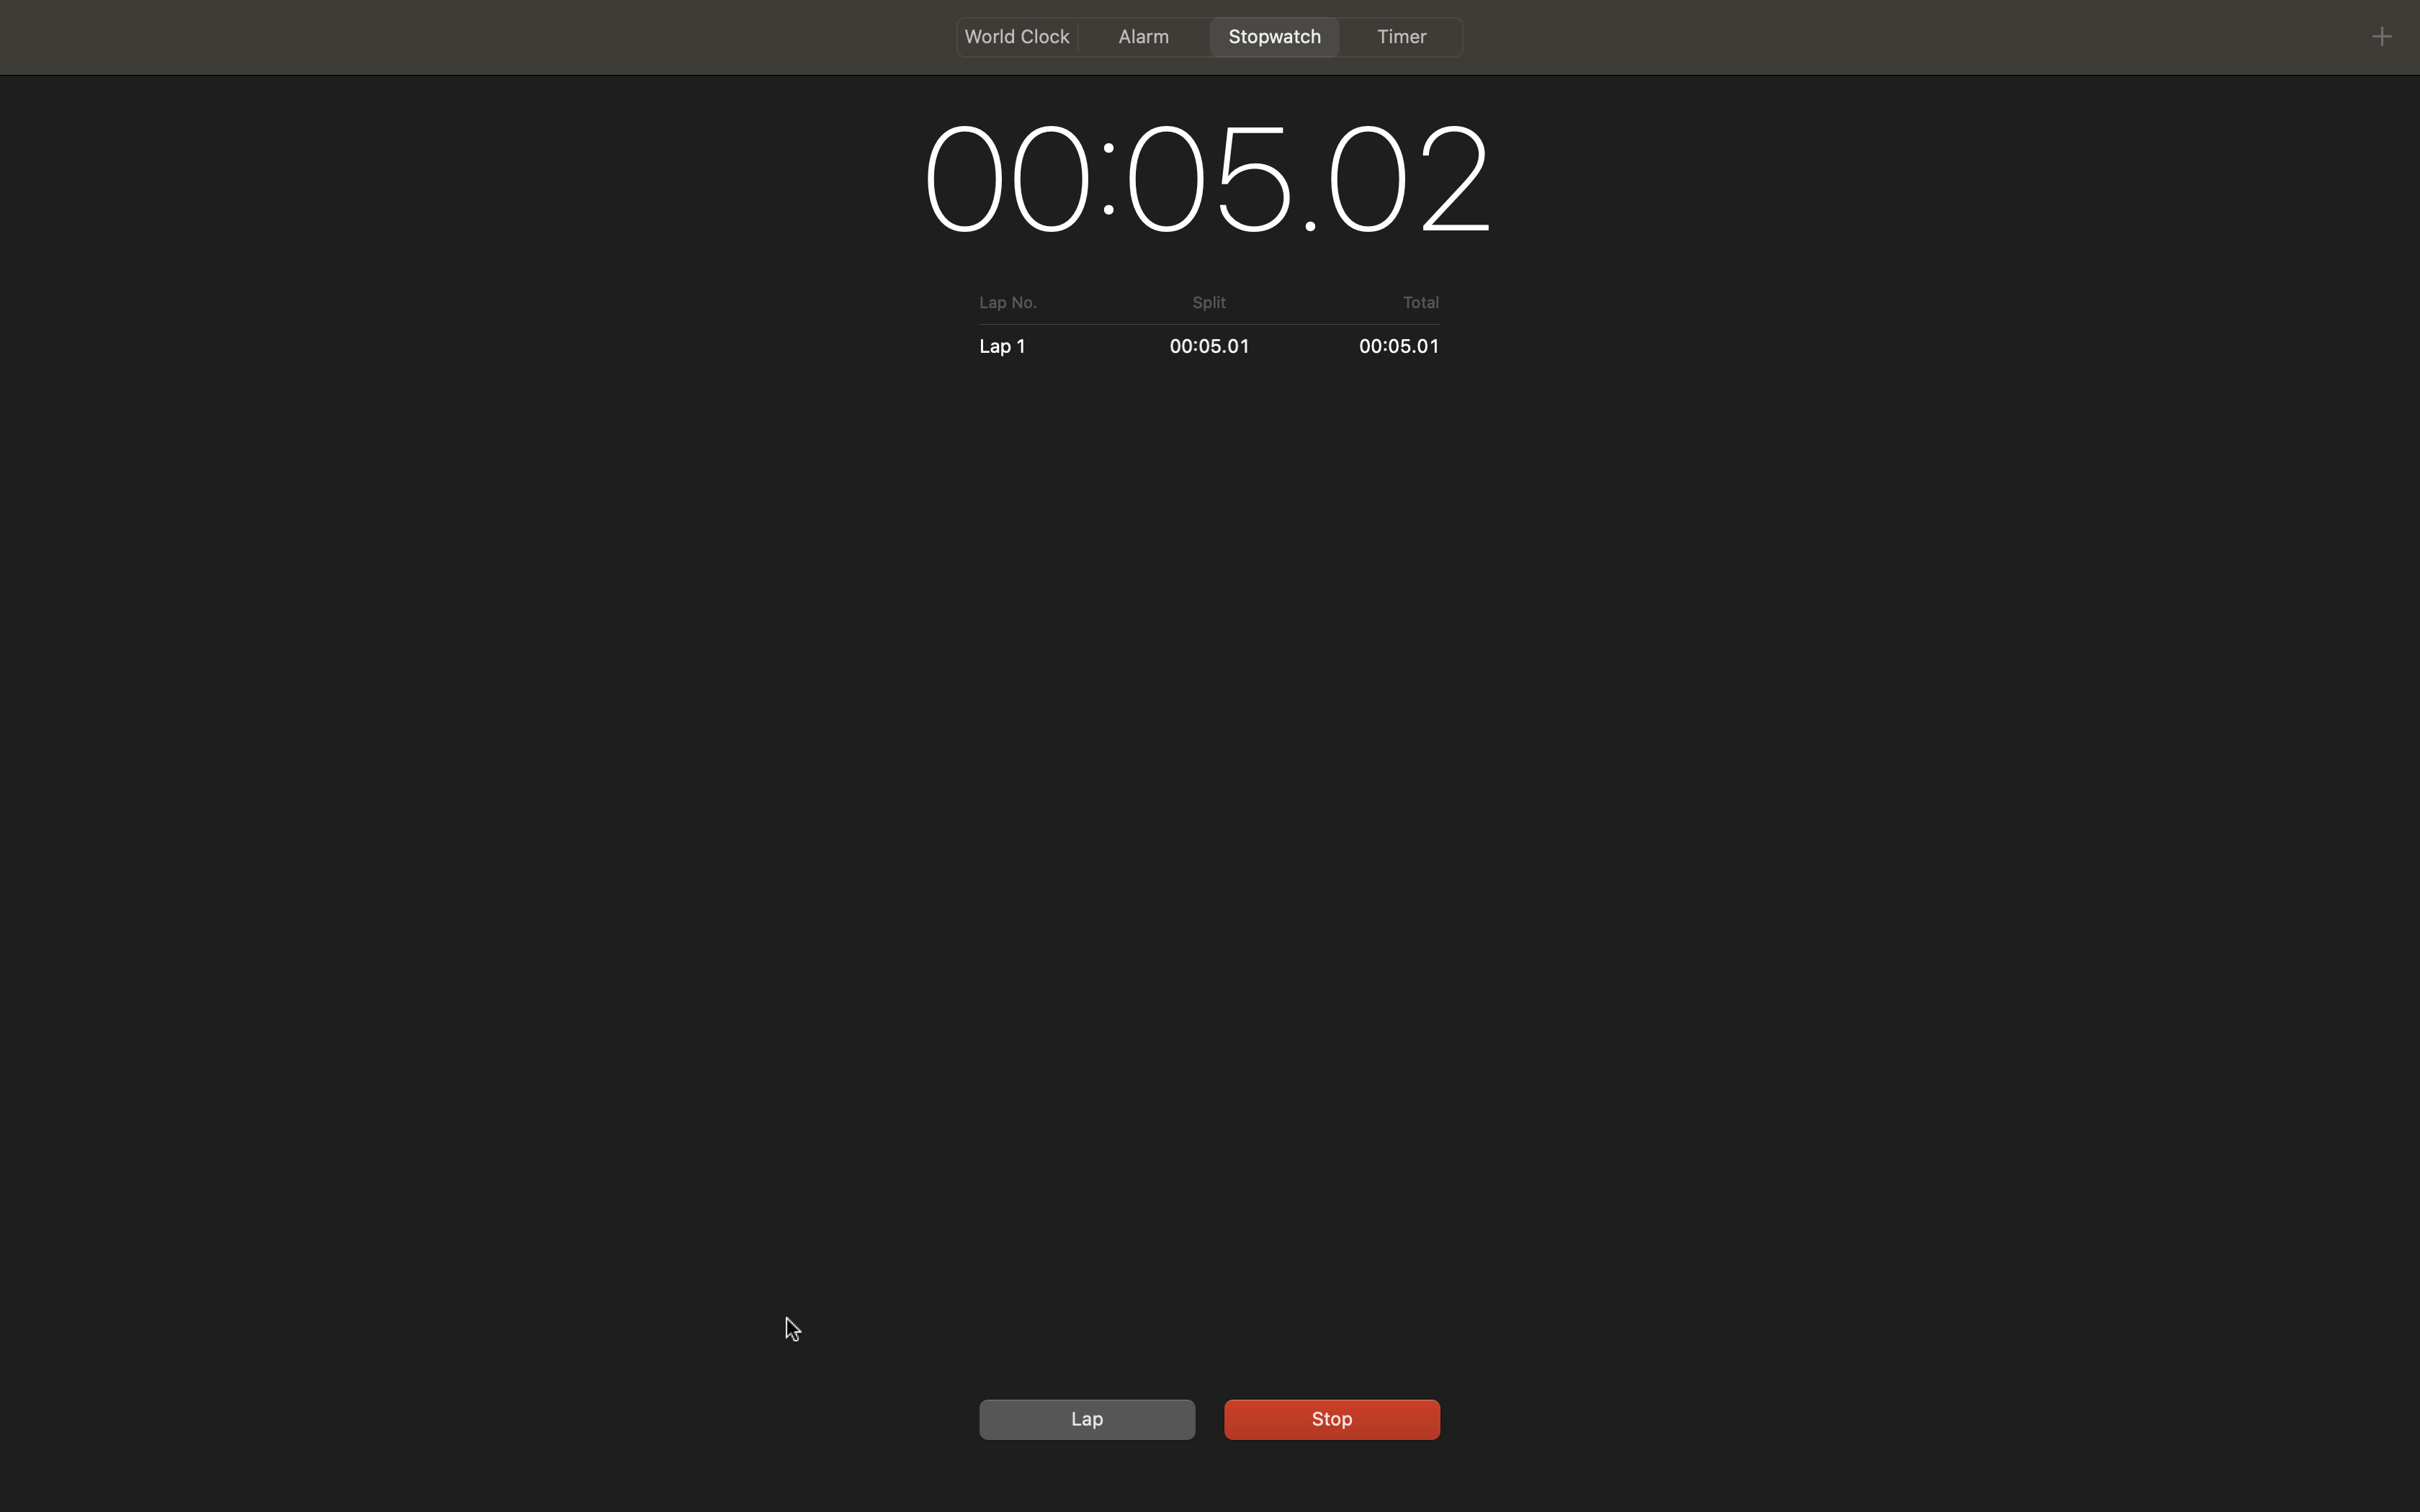 This screenshot has height=1512, width=2420. I want to click on Suspend the stopwatch function, then initiate it again, so click(1328, 1416).